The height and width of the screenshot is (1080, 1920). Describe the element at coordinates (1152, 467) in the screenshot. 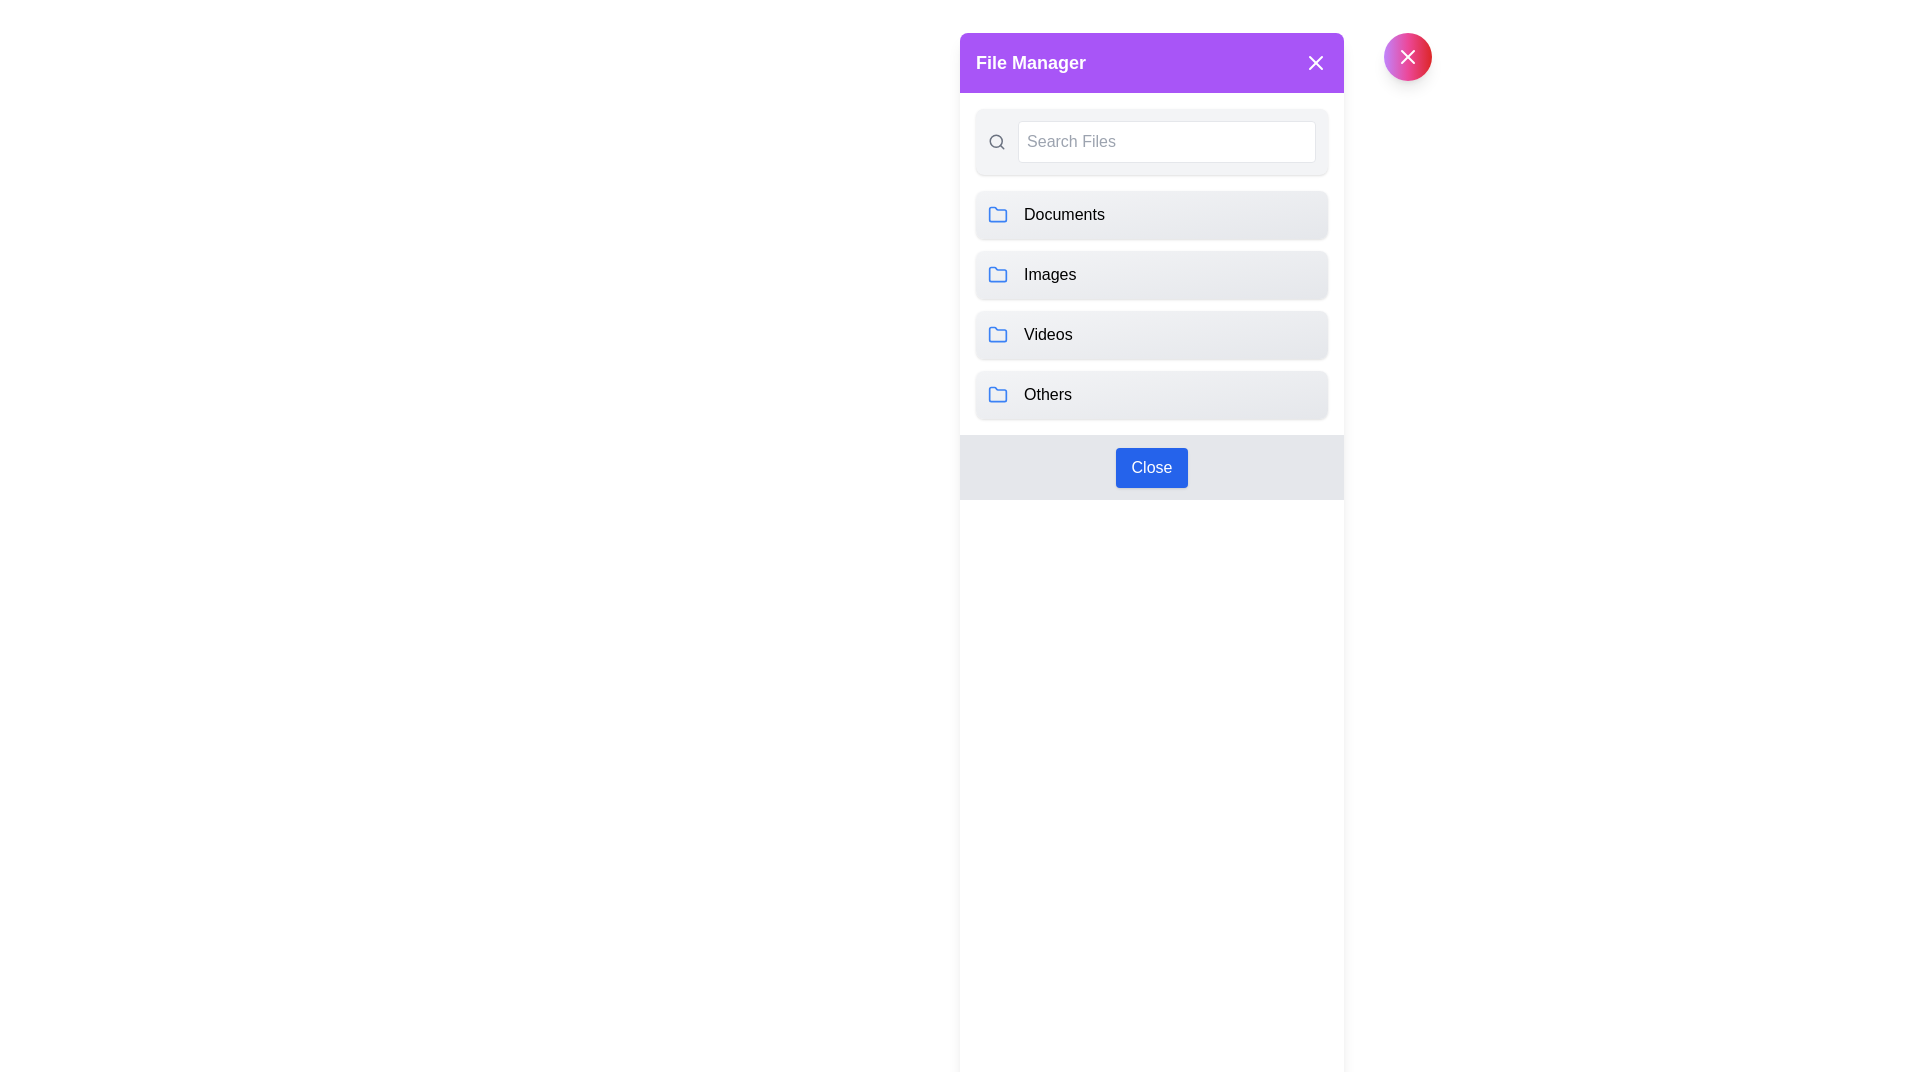

I see `the blue rectangular 'Close' button with white text, located at the bottom center of the File Manager interface` at that location.